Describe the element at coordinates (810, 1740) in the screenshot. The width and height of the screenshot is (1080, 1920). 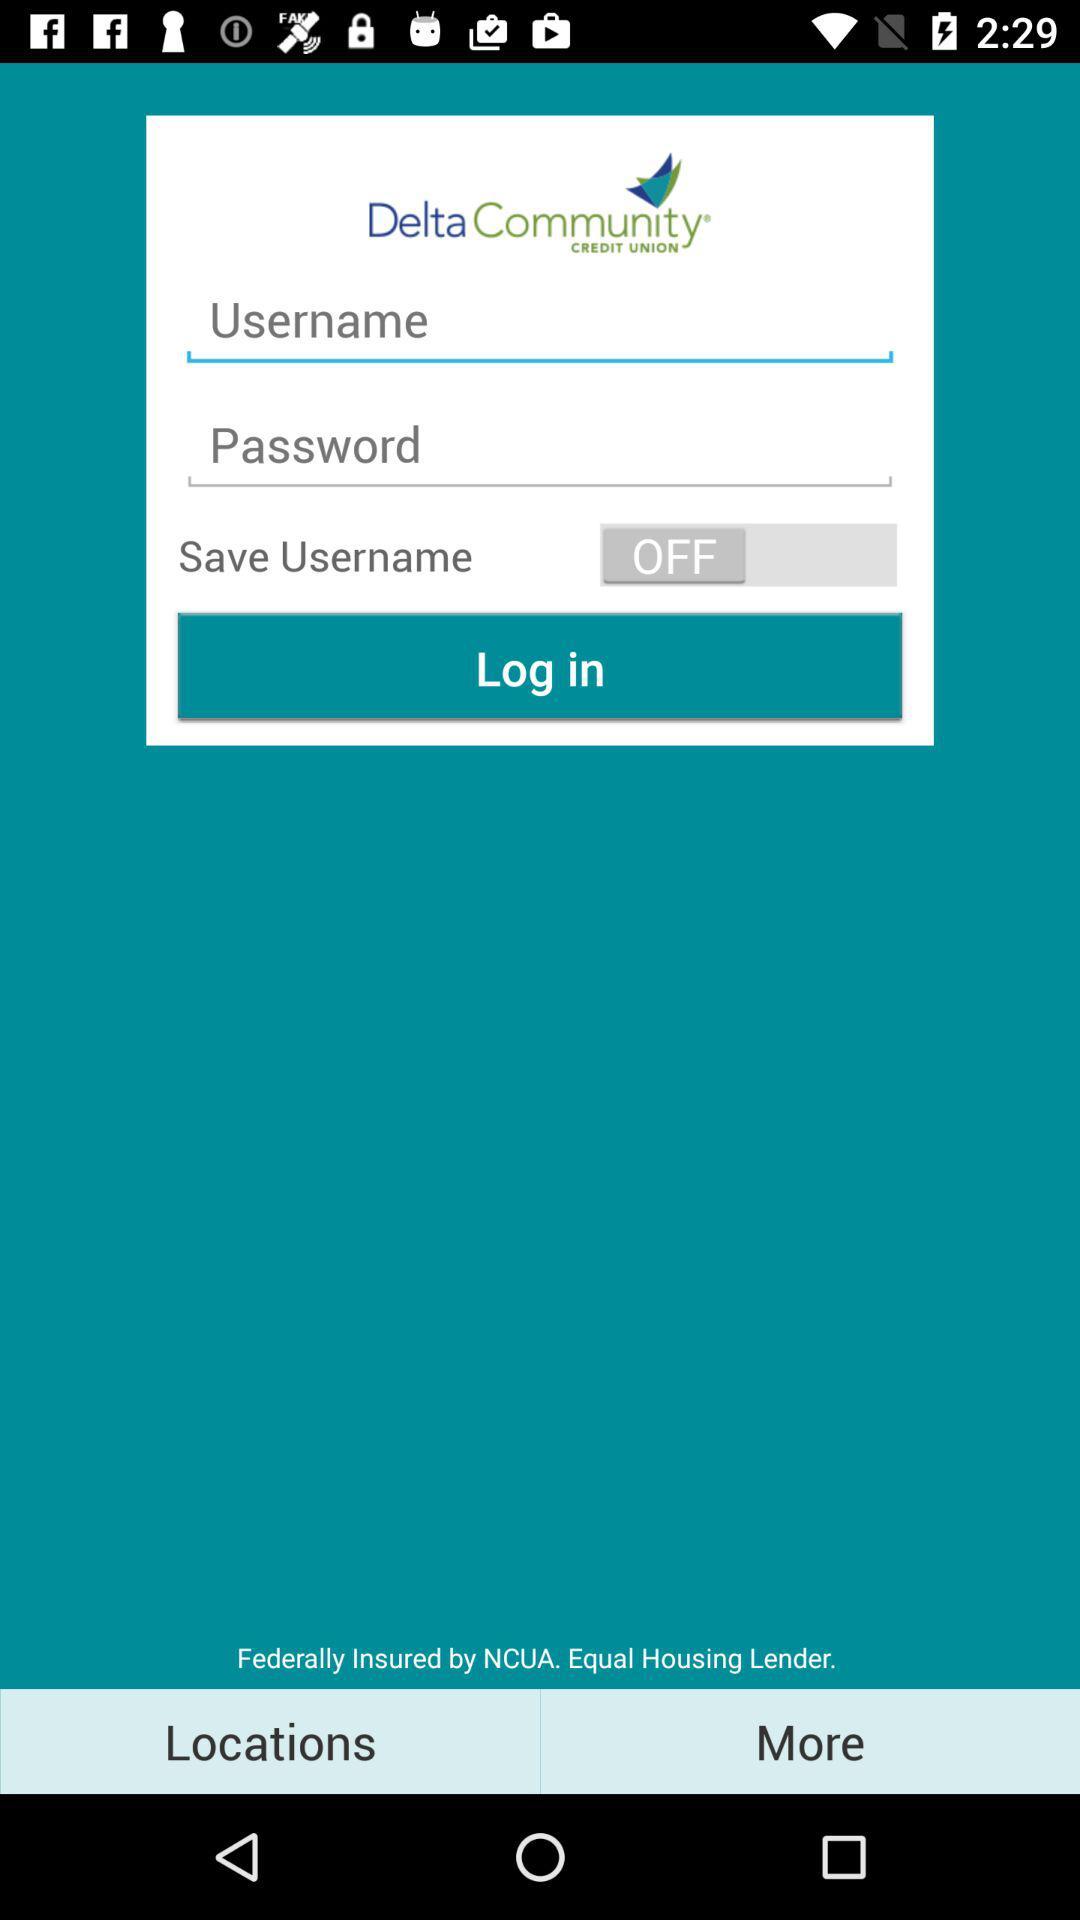
I see `item next to locations` at that location.